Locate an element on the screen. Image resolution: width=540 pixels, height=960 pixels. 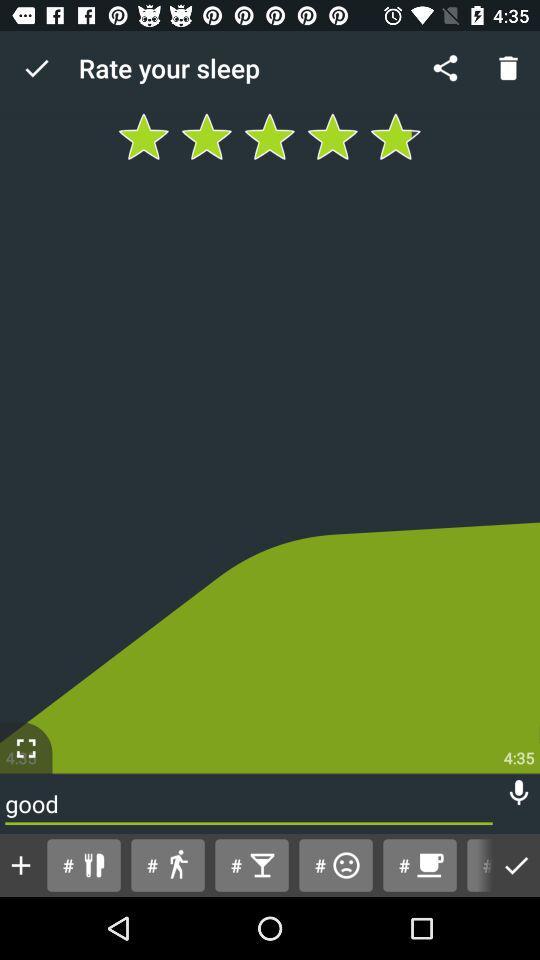
mute and unmute option is located at coordinates (518, 793).